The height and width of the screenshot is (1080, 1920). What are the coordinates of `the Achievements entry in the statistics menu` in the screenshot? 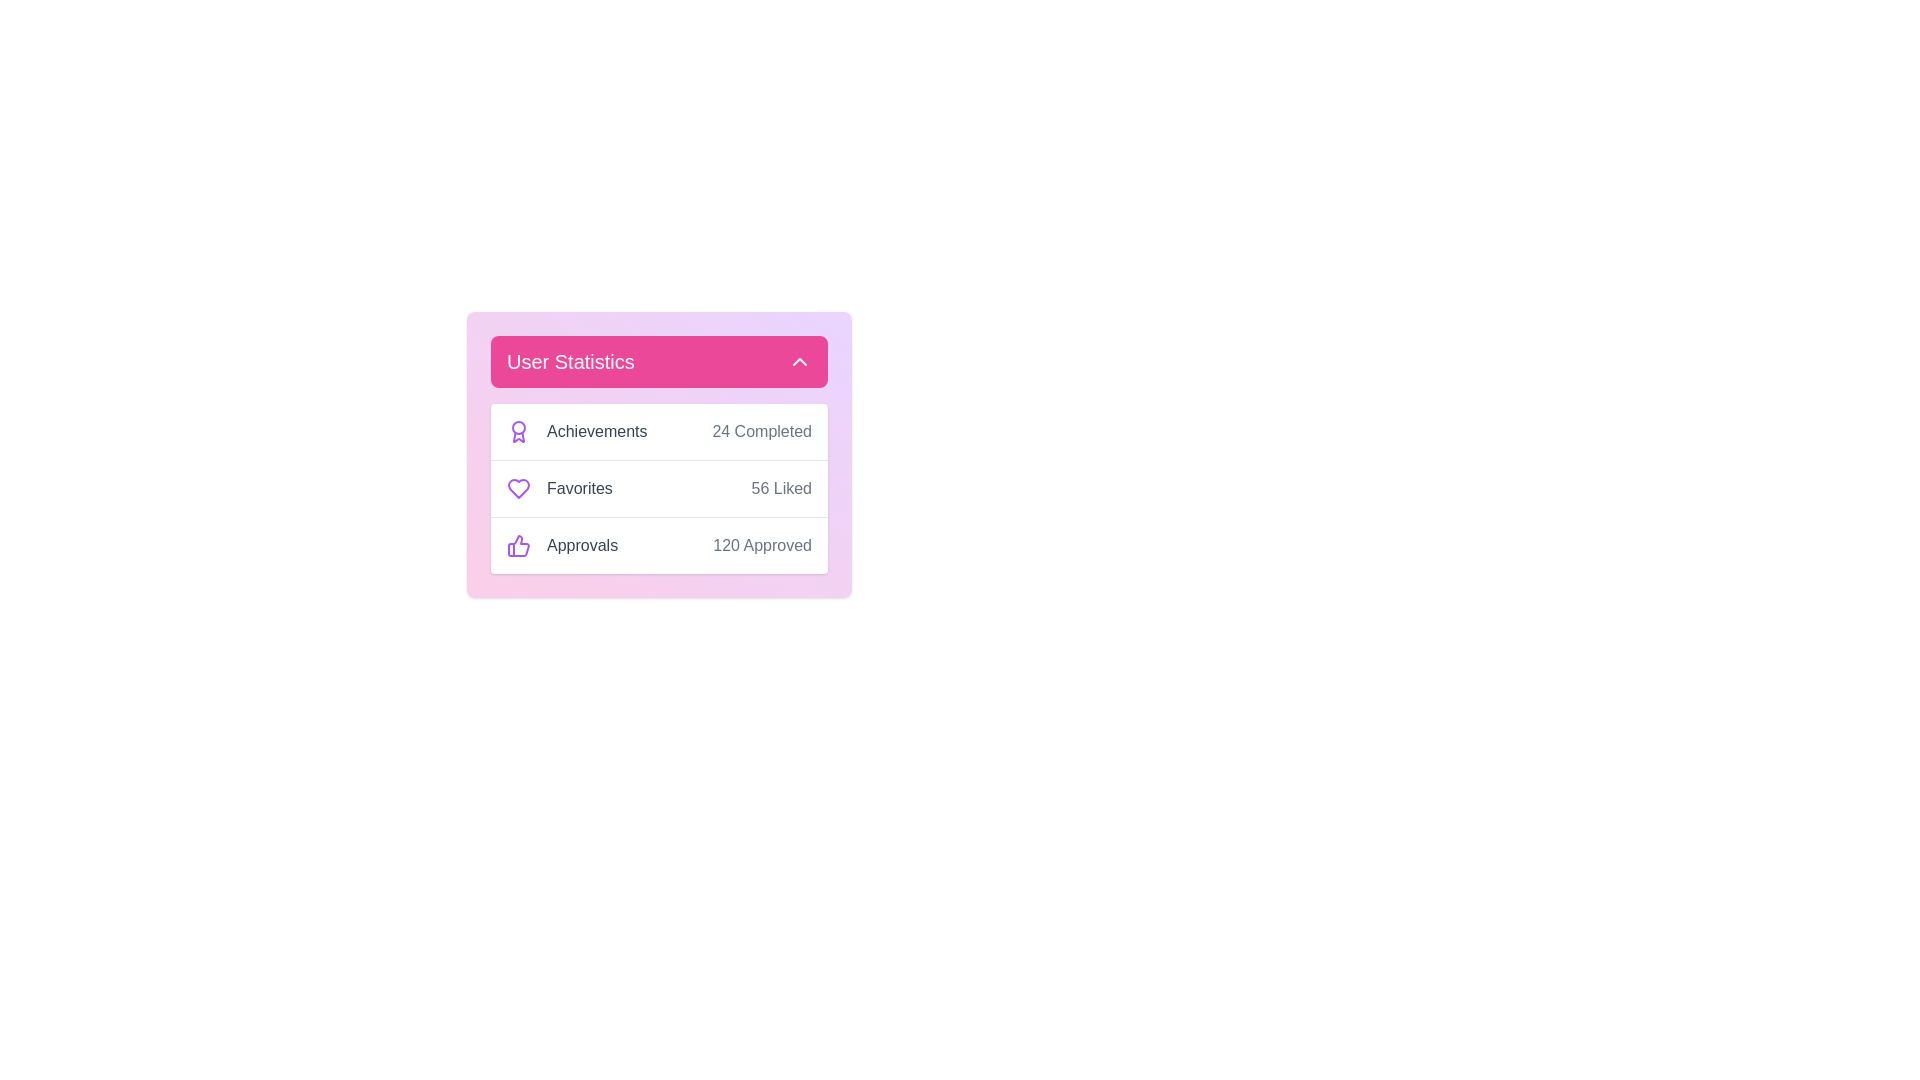 It's located at (659, 431).